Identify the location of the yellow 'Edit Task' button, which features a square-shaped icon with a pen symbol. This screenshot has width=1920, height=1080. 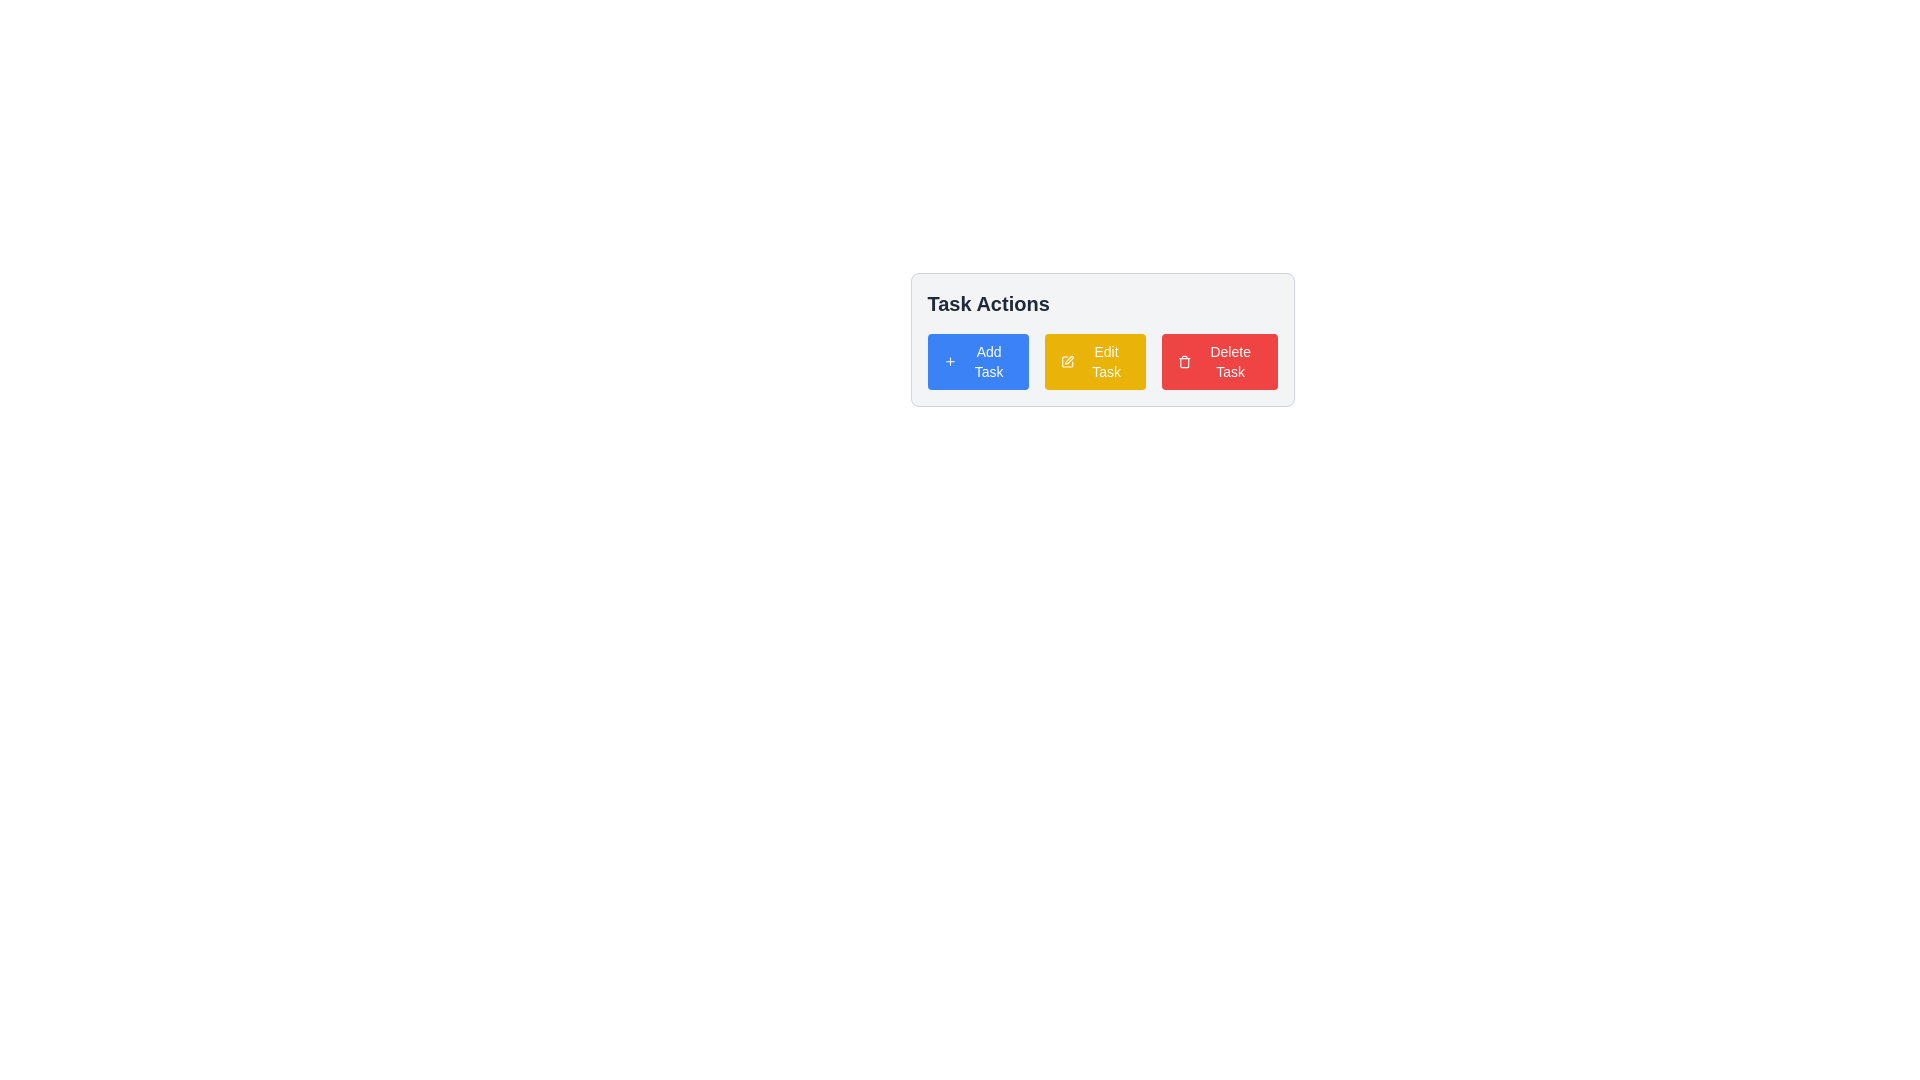
(1067, 362).